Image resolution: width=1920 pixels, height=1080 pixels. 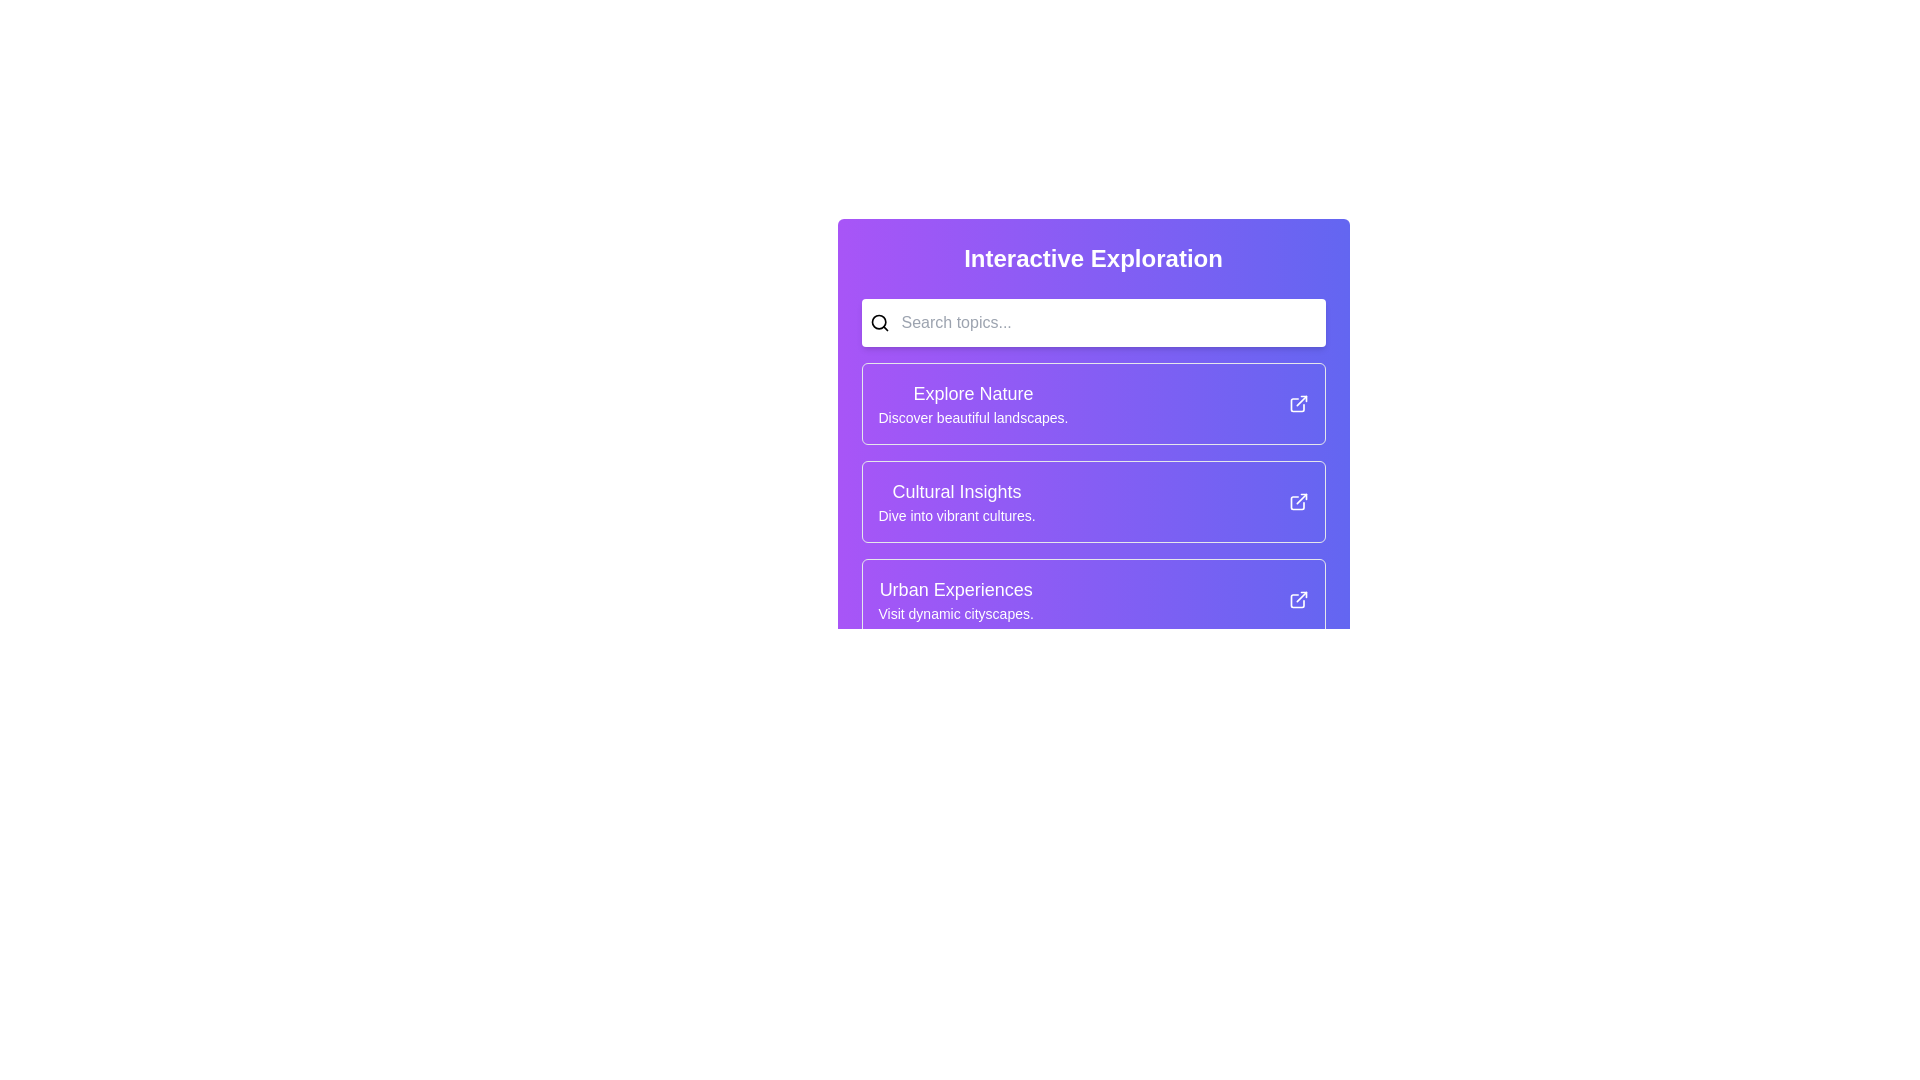 What do you see at coordinates (1301, 401) in the screenshot?
I see `the diagonal line within the external link icon located in the 'Explore Nature' row` at bounding box center [1301, 401].